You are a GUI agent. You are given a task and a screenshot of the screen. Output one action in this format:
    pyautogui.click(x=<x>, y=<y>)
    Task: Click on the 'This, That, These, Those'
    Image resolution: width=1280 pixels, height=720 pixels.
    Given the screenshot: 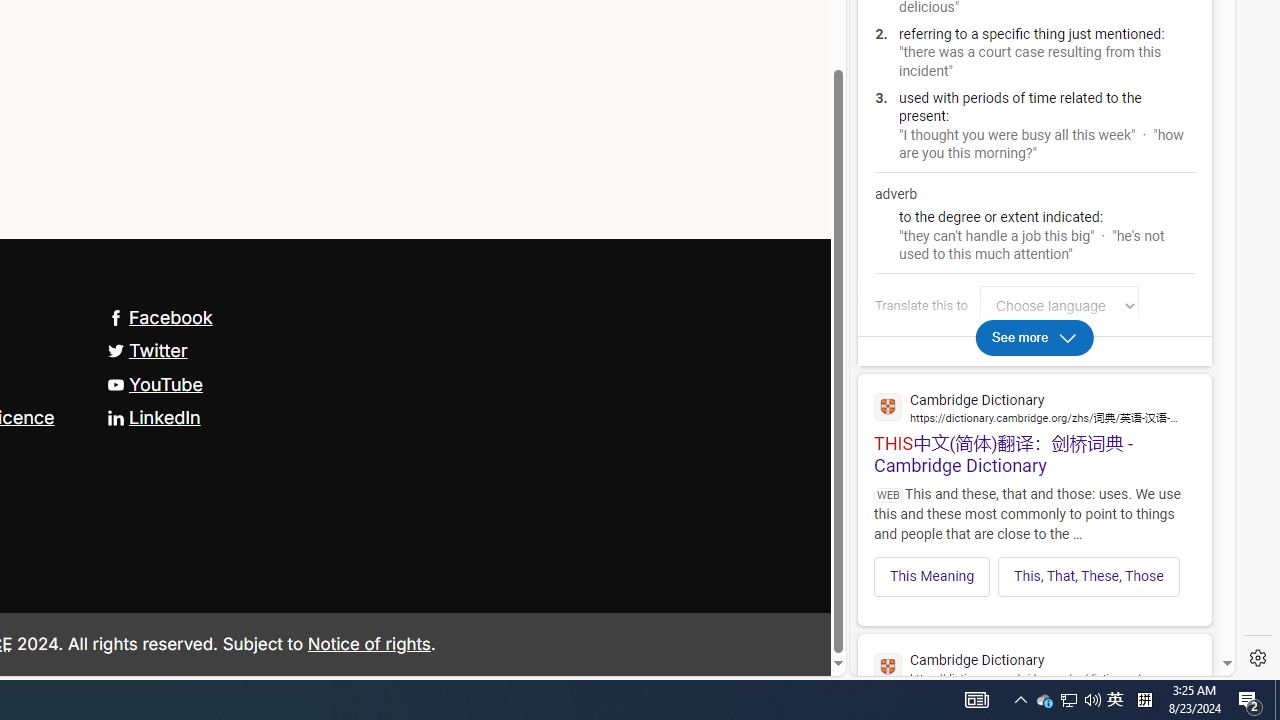 What is the action you would take?
    pyautogui.click(x=1087, y=576)
    